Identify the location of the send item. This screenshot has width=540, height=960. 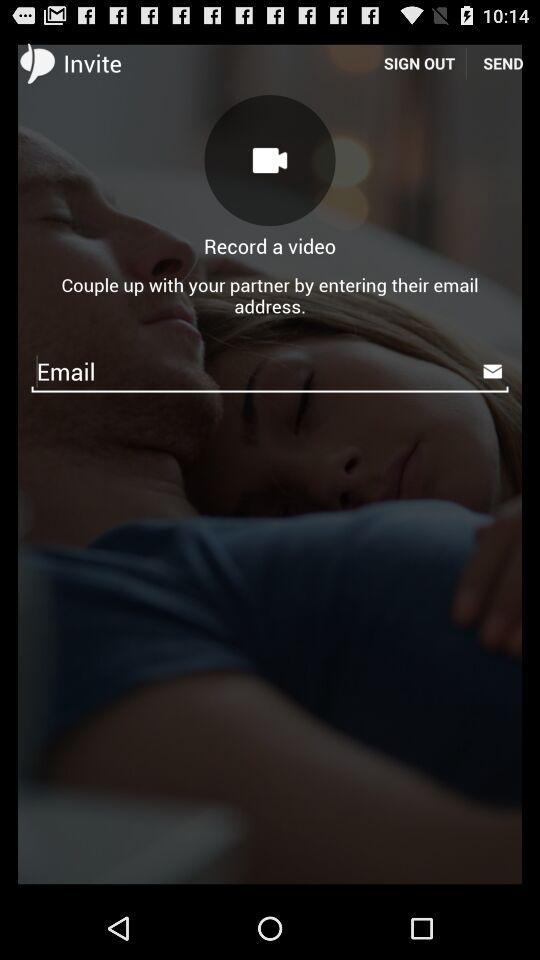
(502, 62).